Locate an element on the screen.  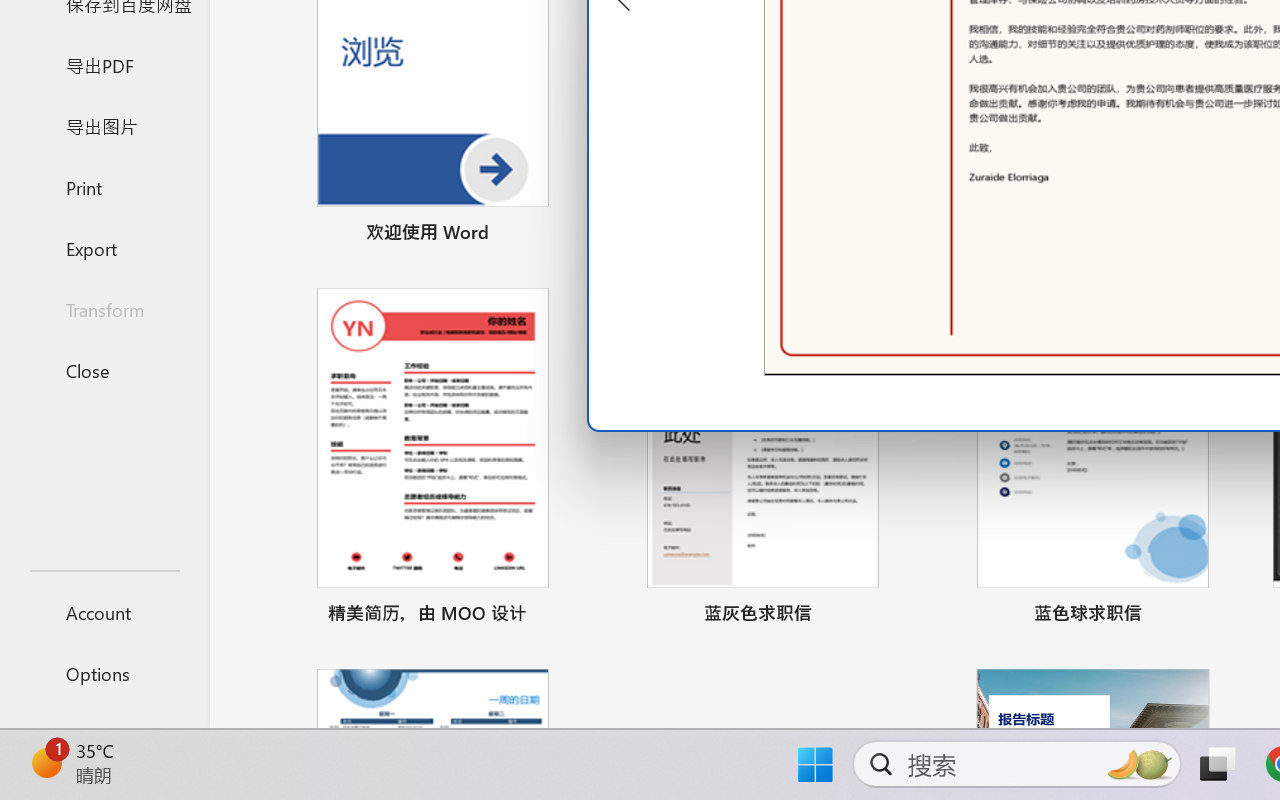
'Transform' is located at coordinates (103, 308).